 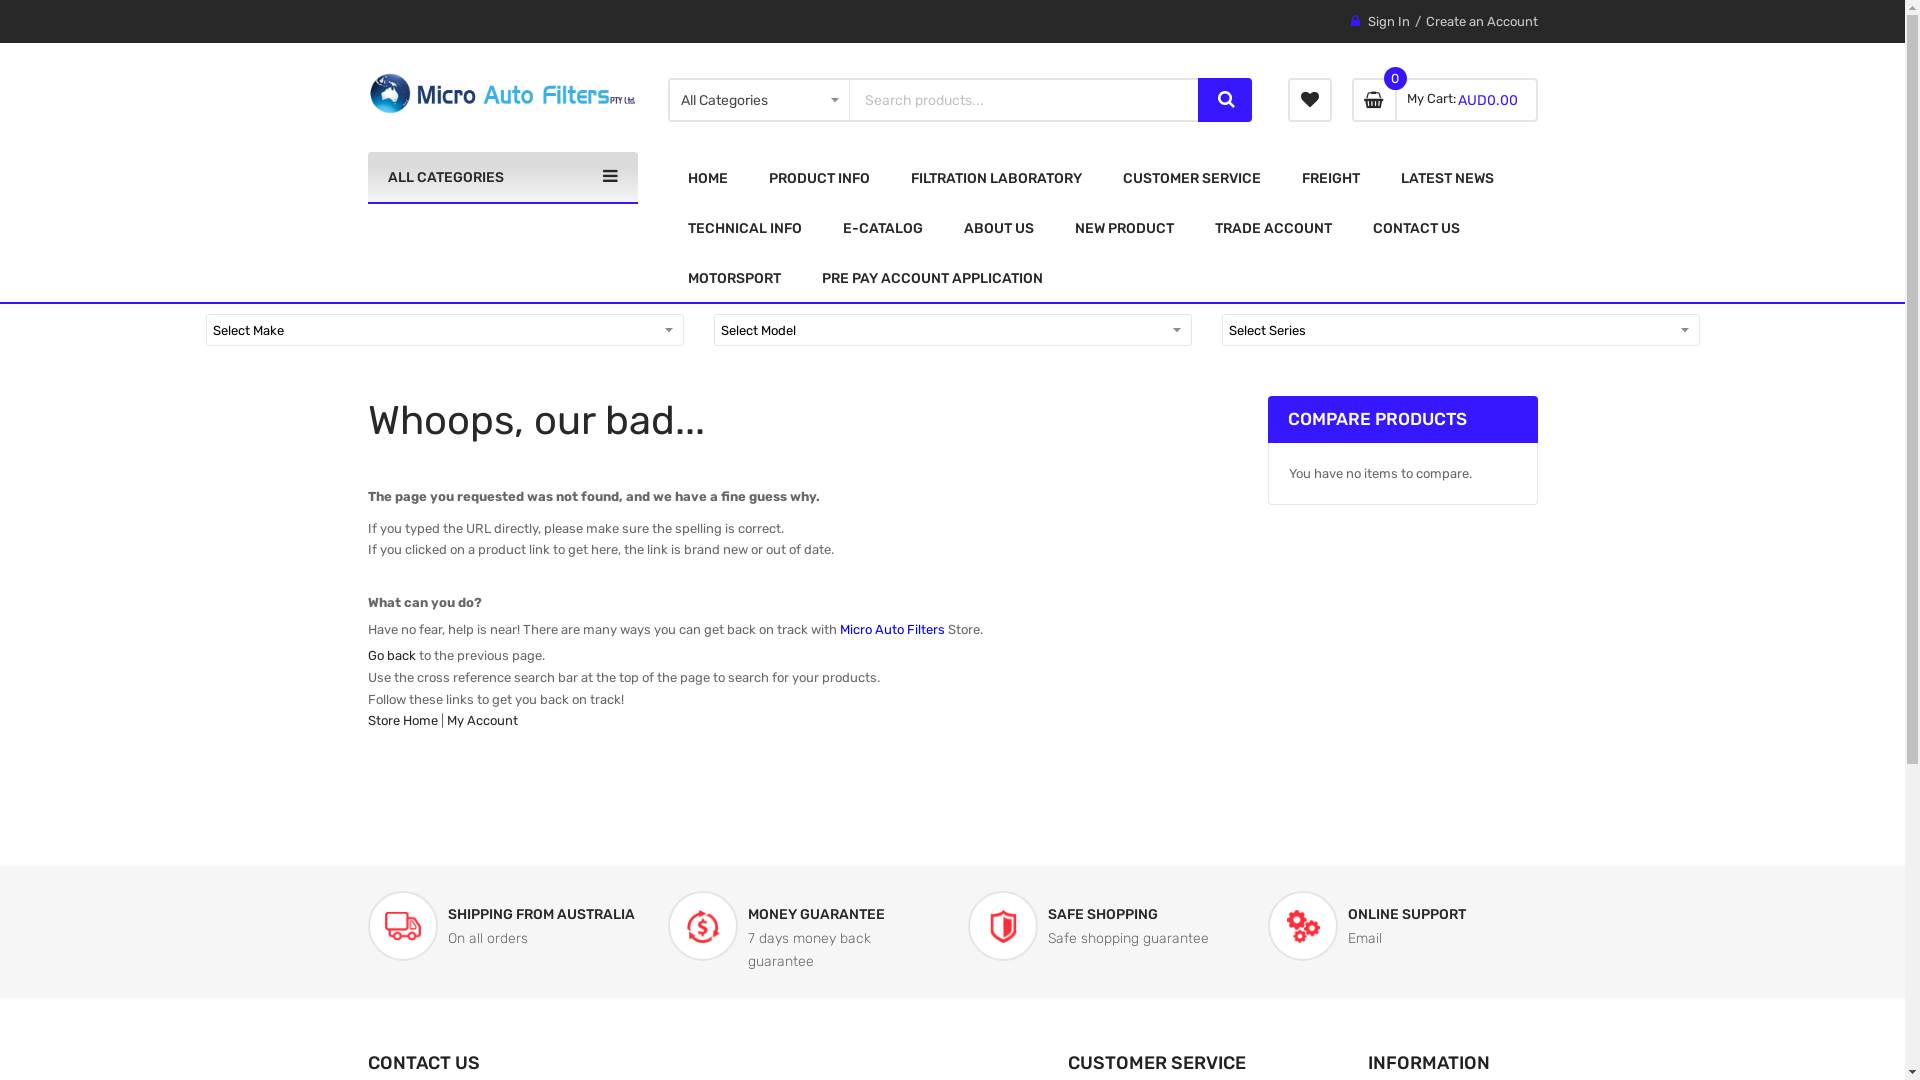 What do you see at coordinates (1223, 100) in the screenshot?
I see `'Search'` at bounding box center [1223, 100].